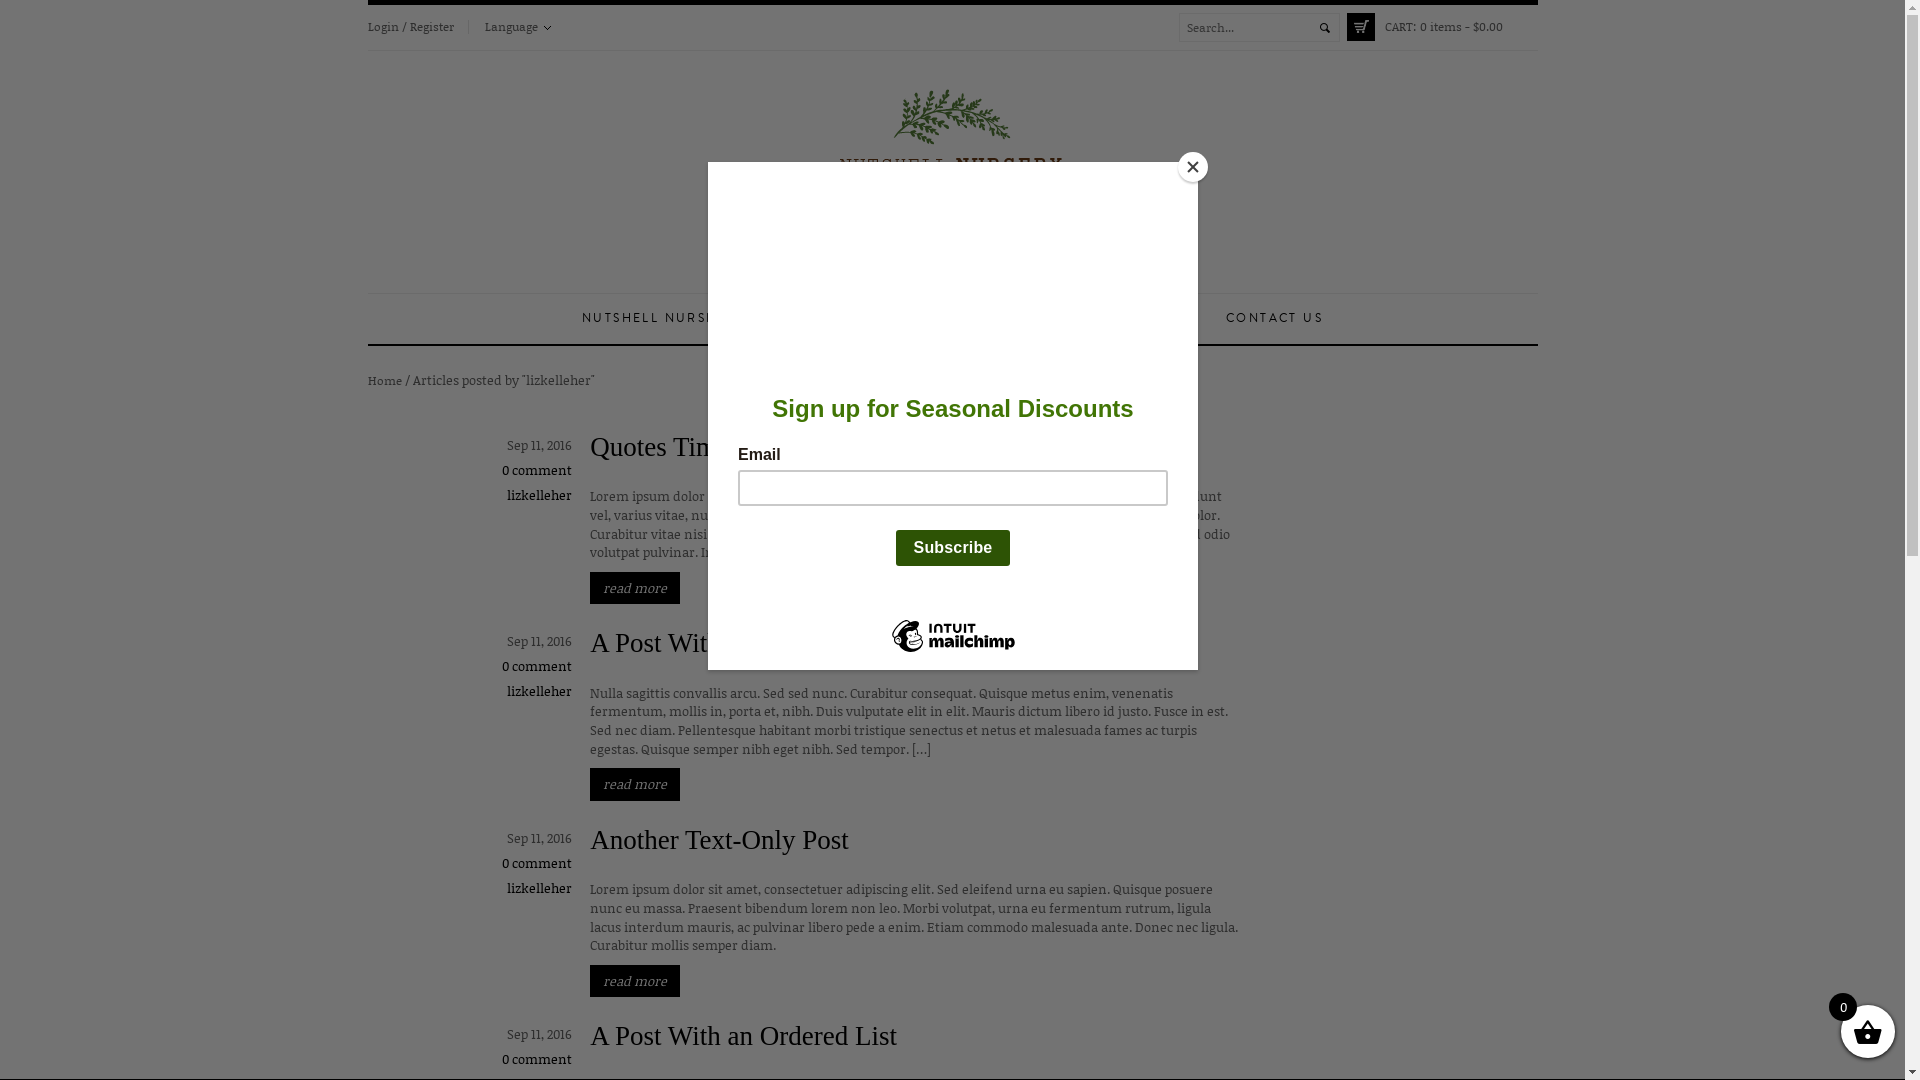 The image size is (1920, 1080). Describe the element at coordinates (384, 380) in the screenshot. I see `'Home'` at that location.